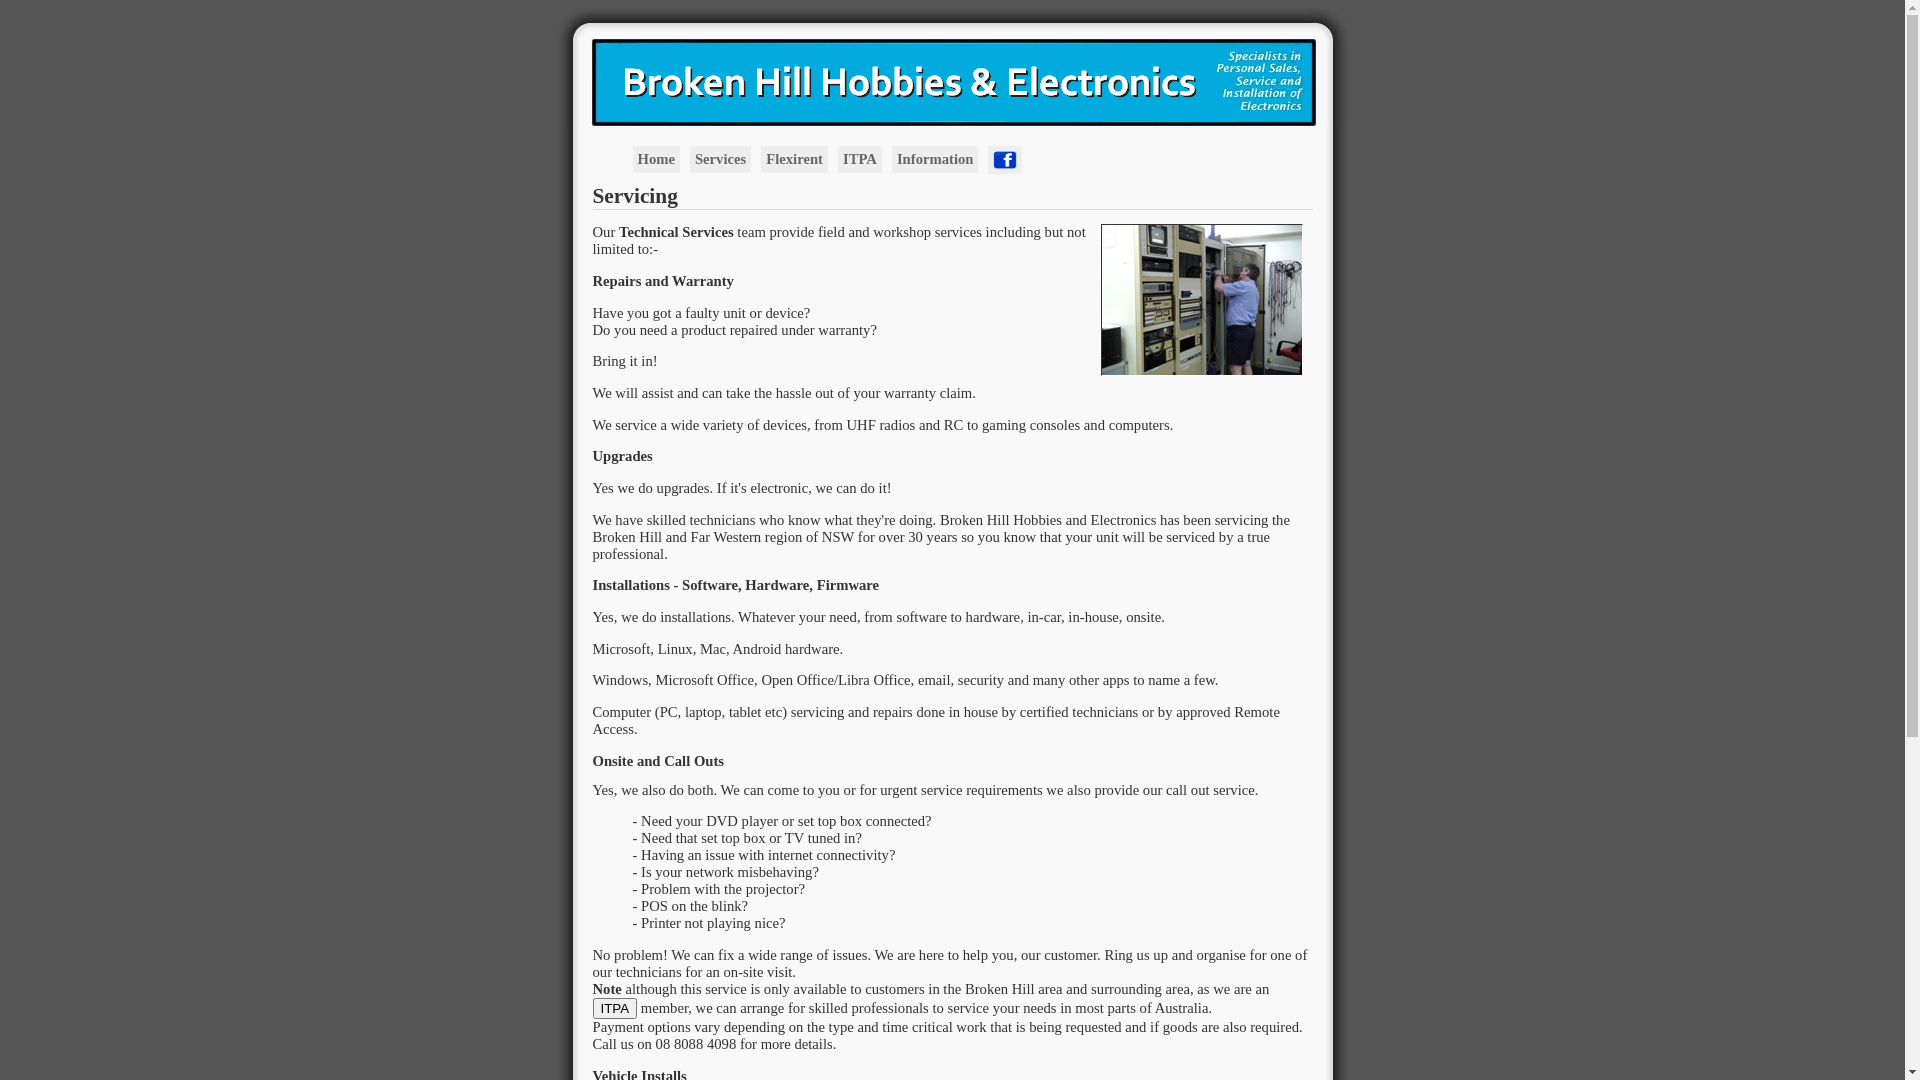  What do you see at coordinates (934, 158) in the screenshot?
I see `'Information'` at bounding box center [934, 158].